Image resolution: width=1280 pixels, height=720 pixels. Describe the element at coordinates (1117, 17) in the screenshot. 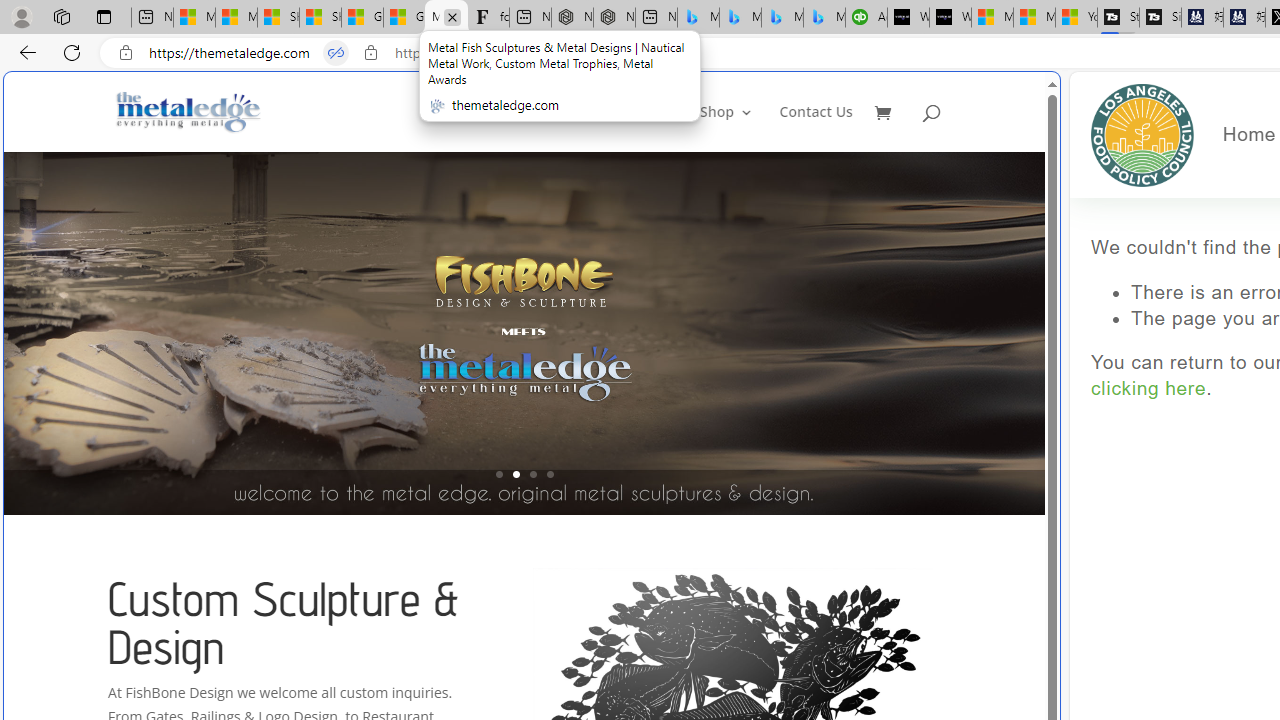

I see `'Streaming Coverage | T3'` at that location.